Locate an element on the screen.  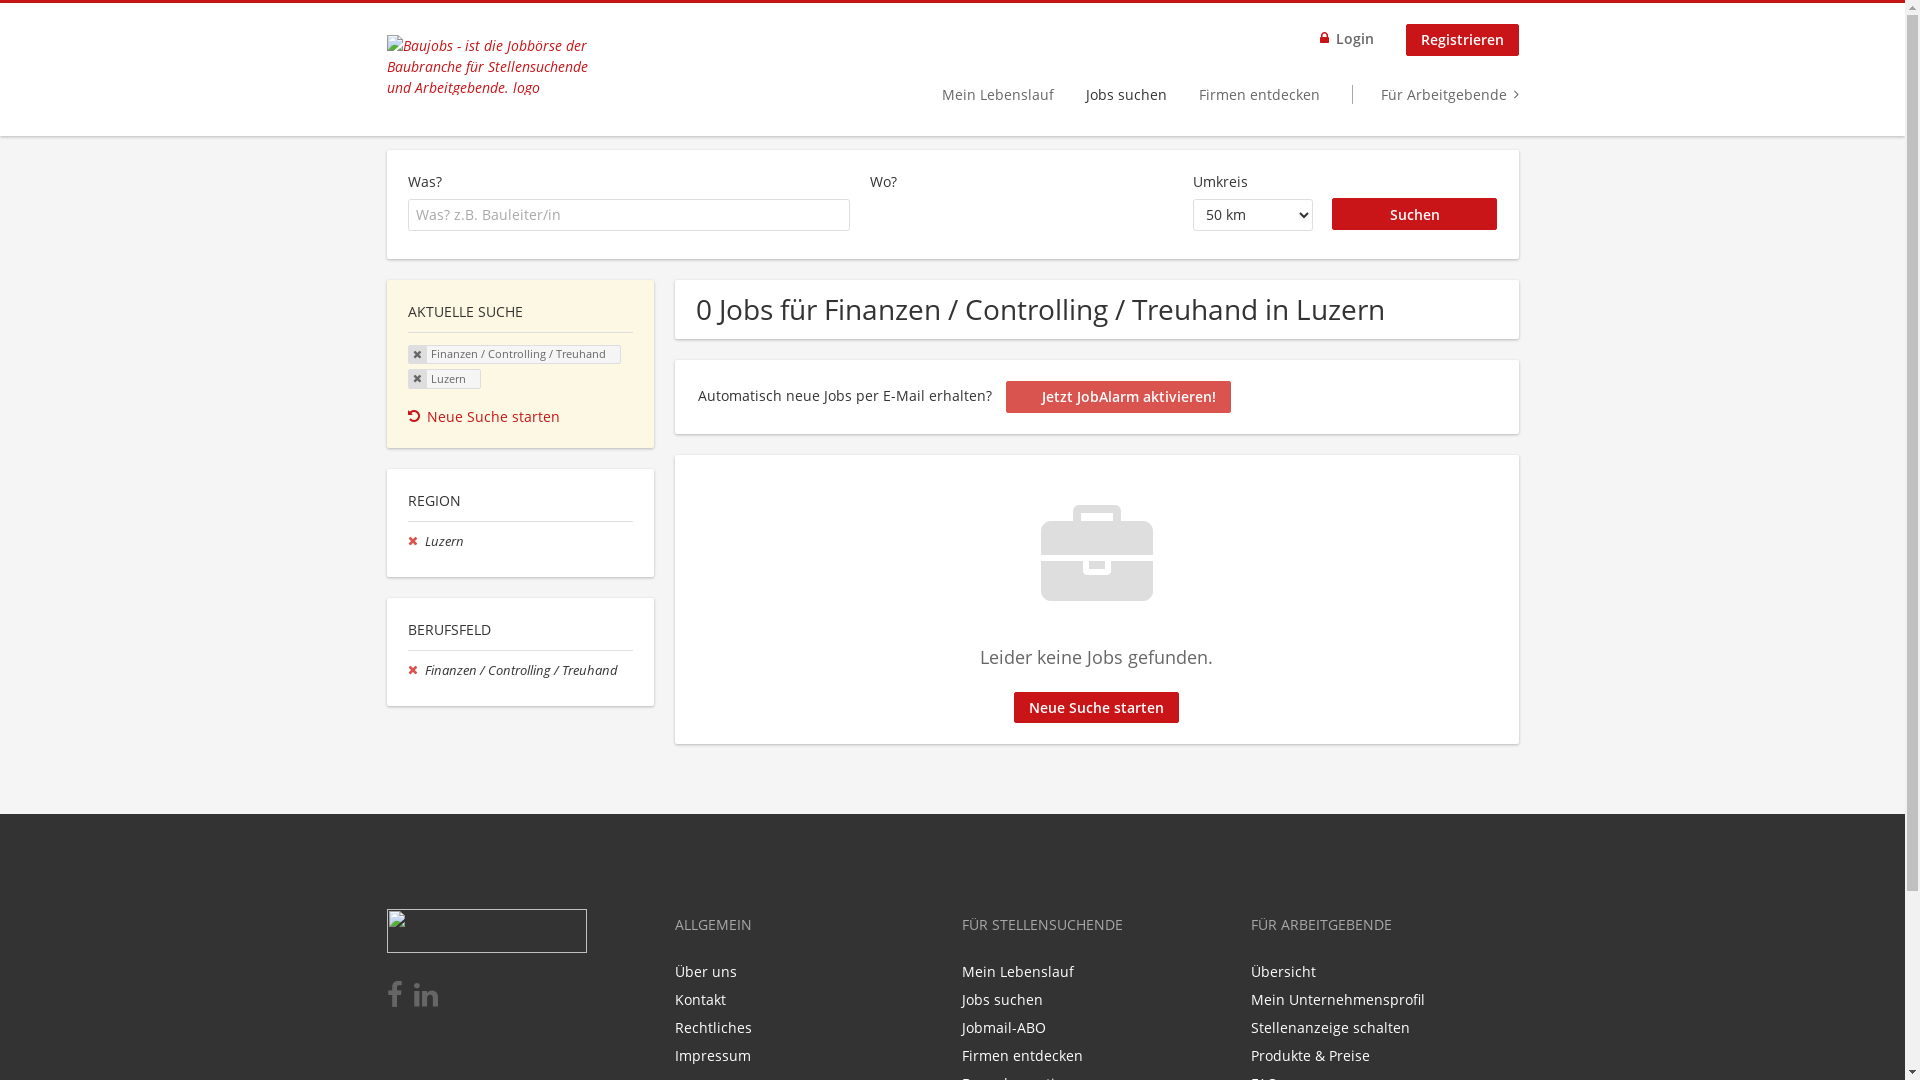
'Kontakt' is located at coordinates (699, 999).